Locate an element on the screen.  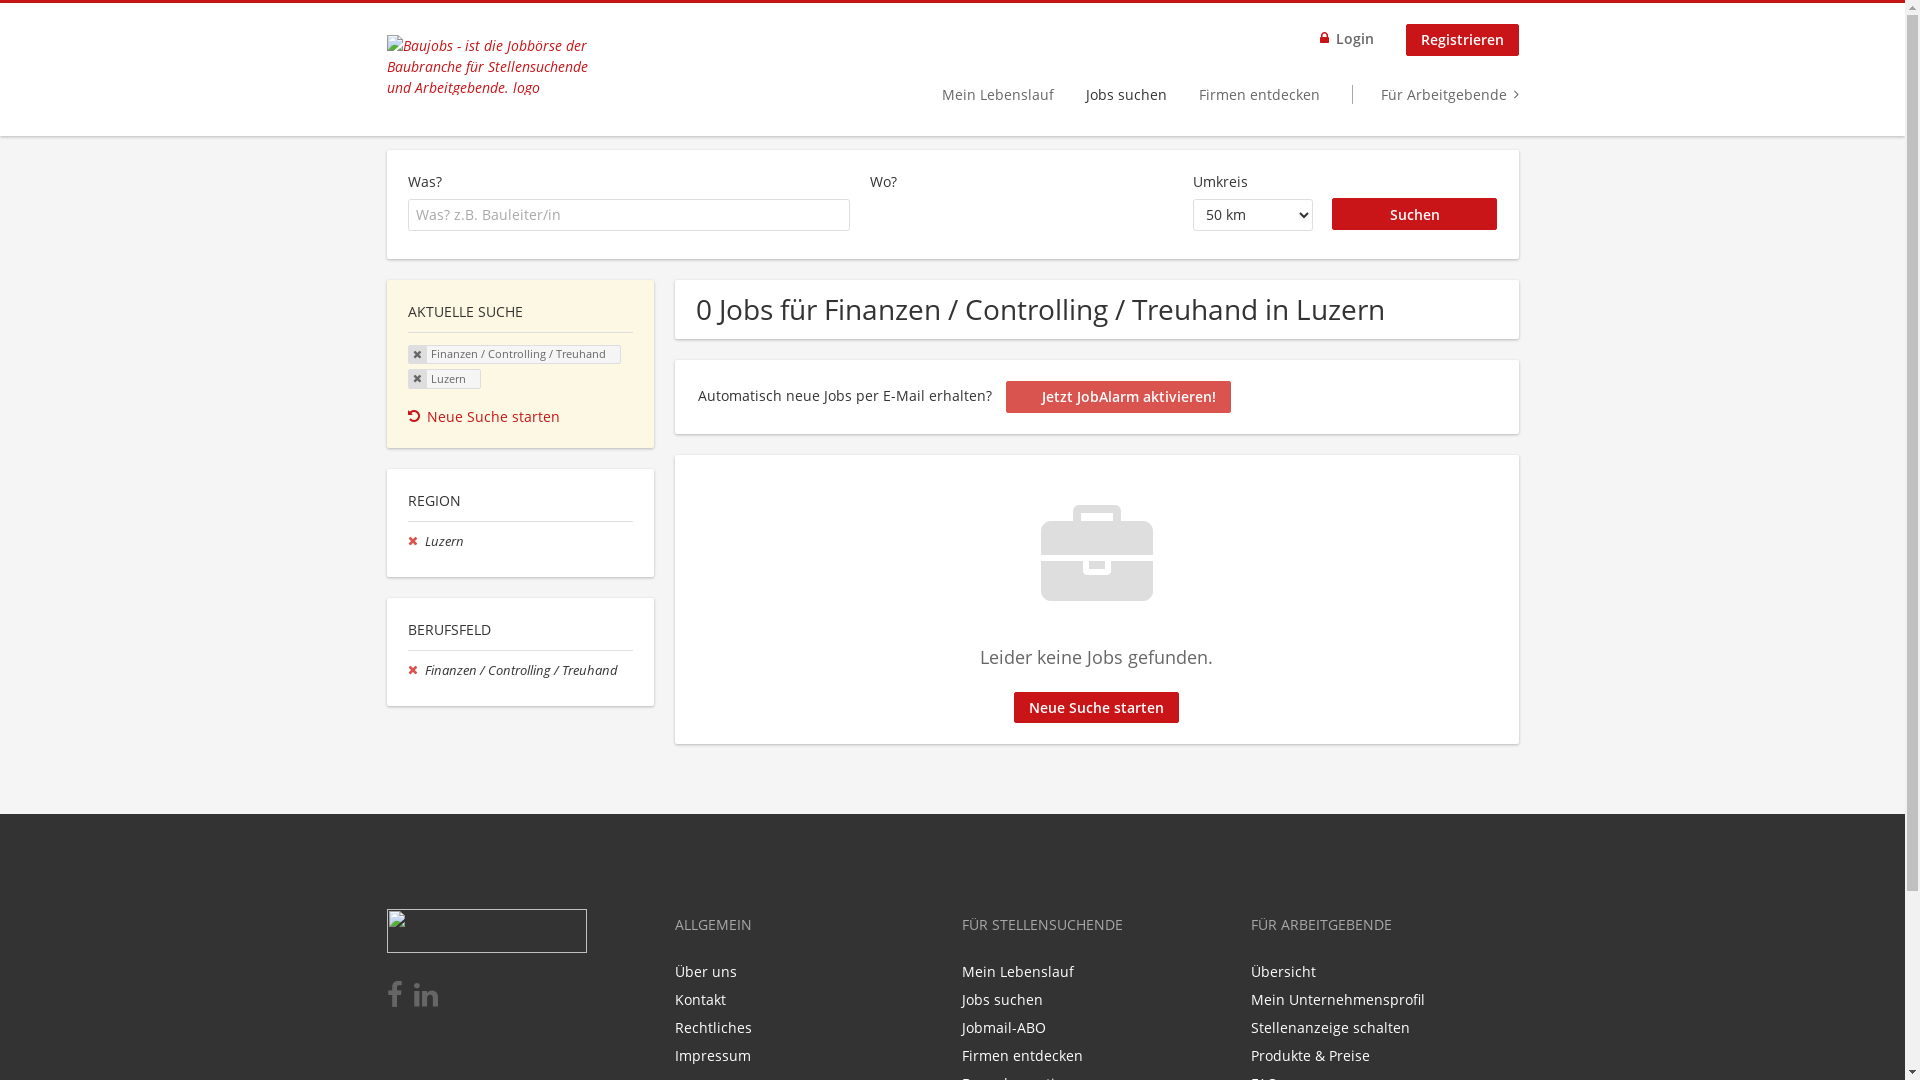
'Kontakt' is located at coordinates (699, 999).